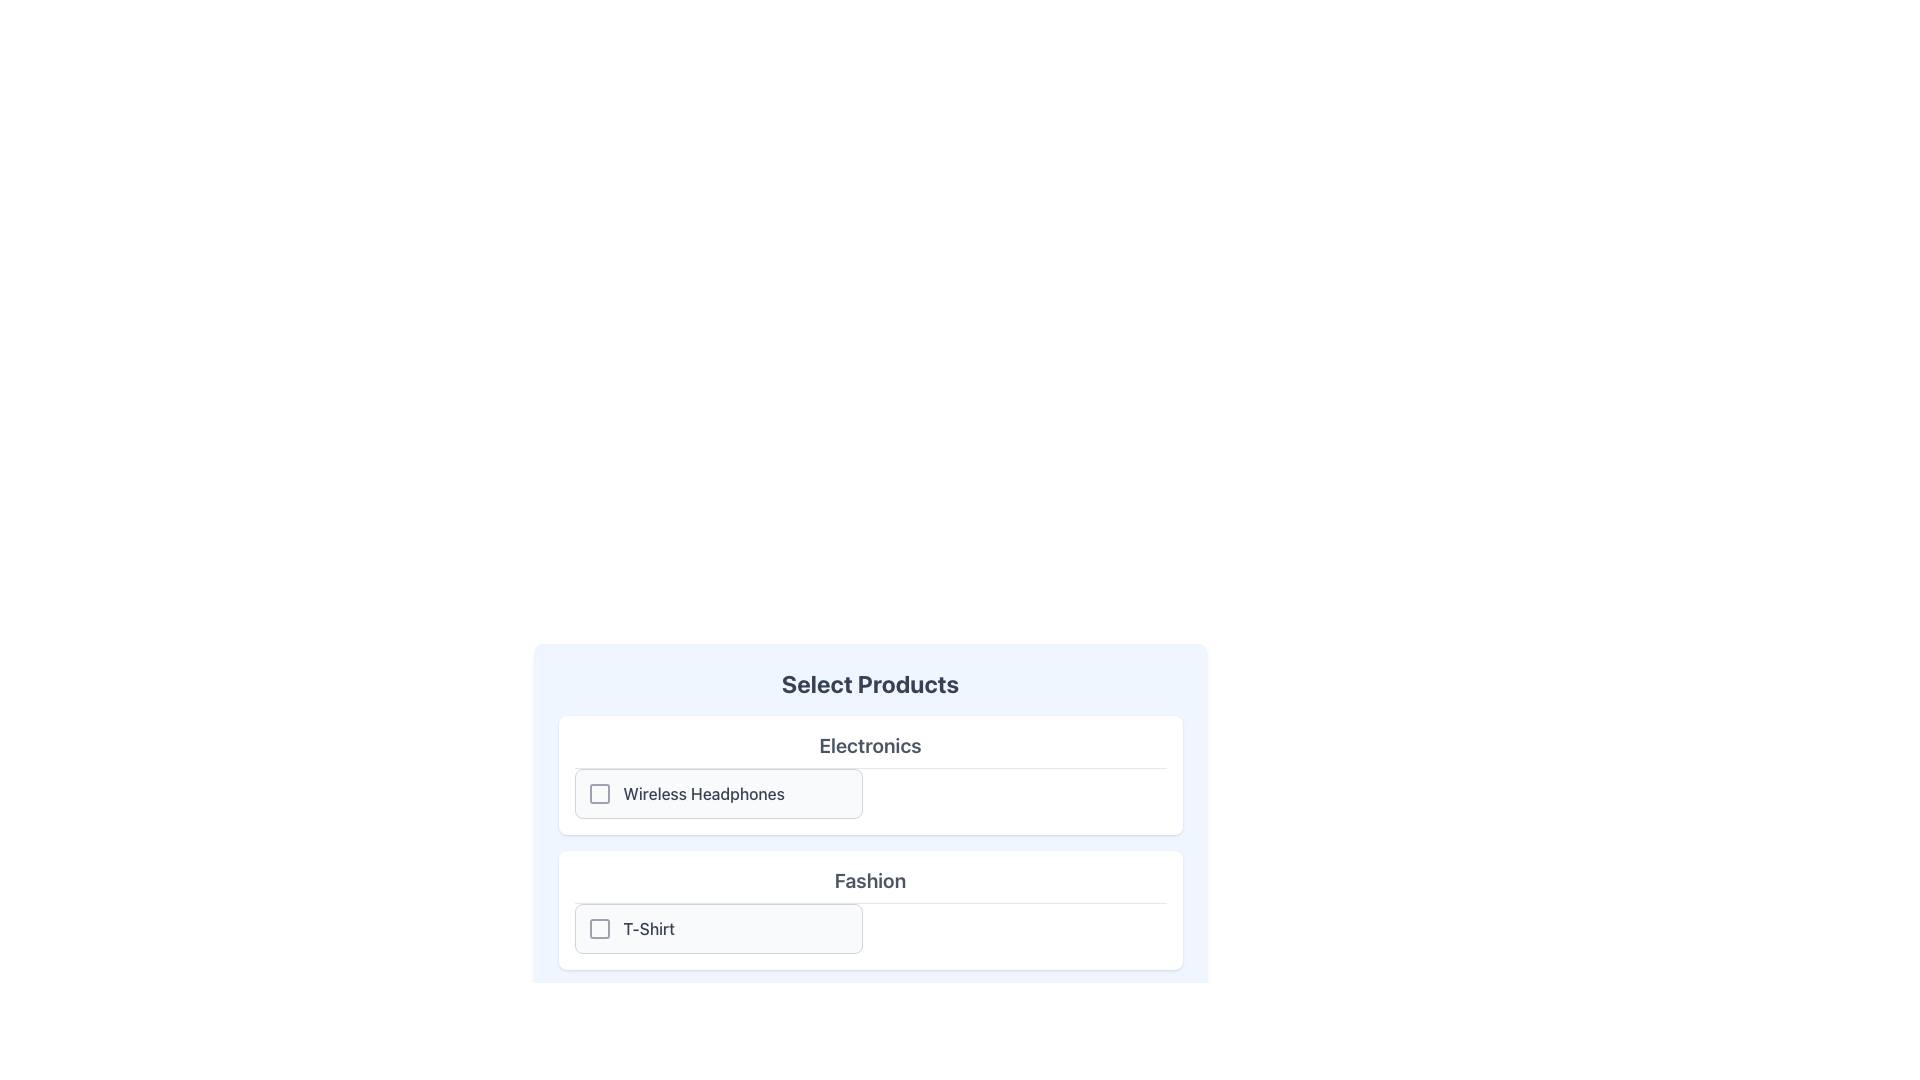  Describe the element at coordinates (704, 793) in the screenshot. I see `the text label displaying 'Wireless Headphones', which is styled with a gray font and is positioned next to a checkbox in the 'Electronics' selection group` at that location.